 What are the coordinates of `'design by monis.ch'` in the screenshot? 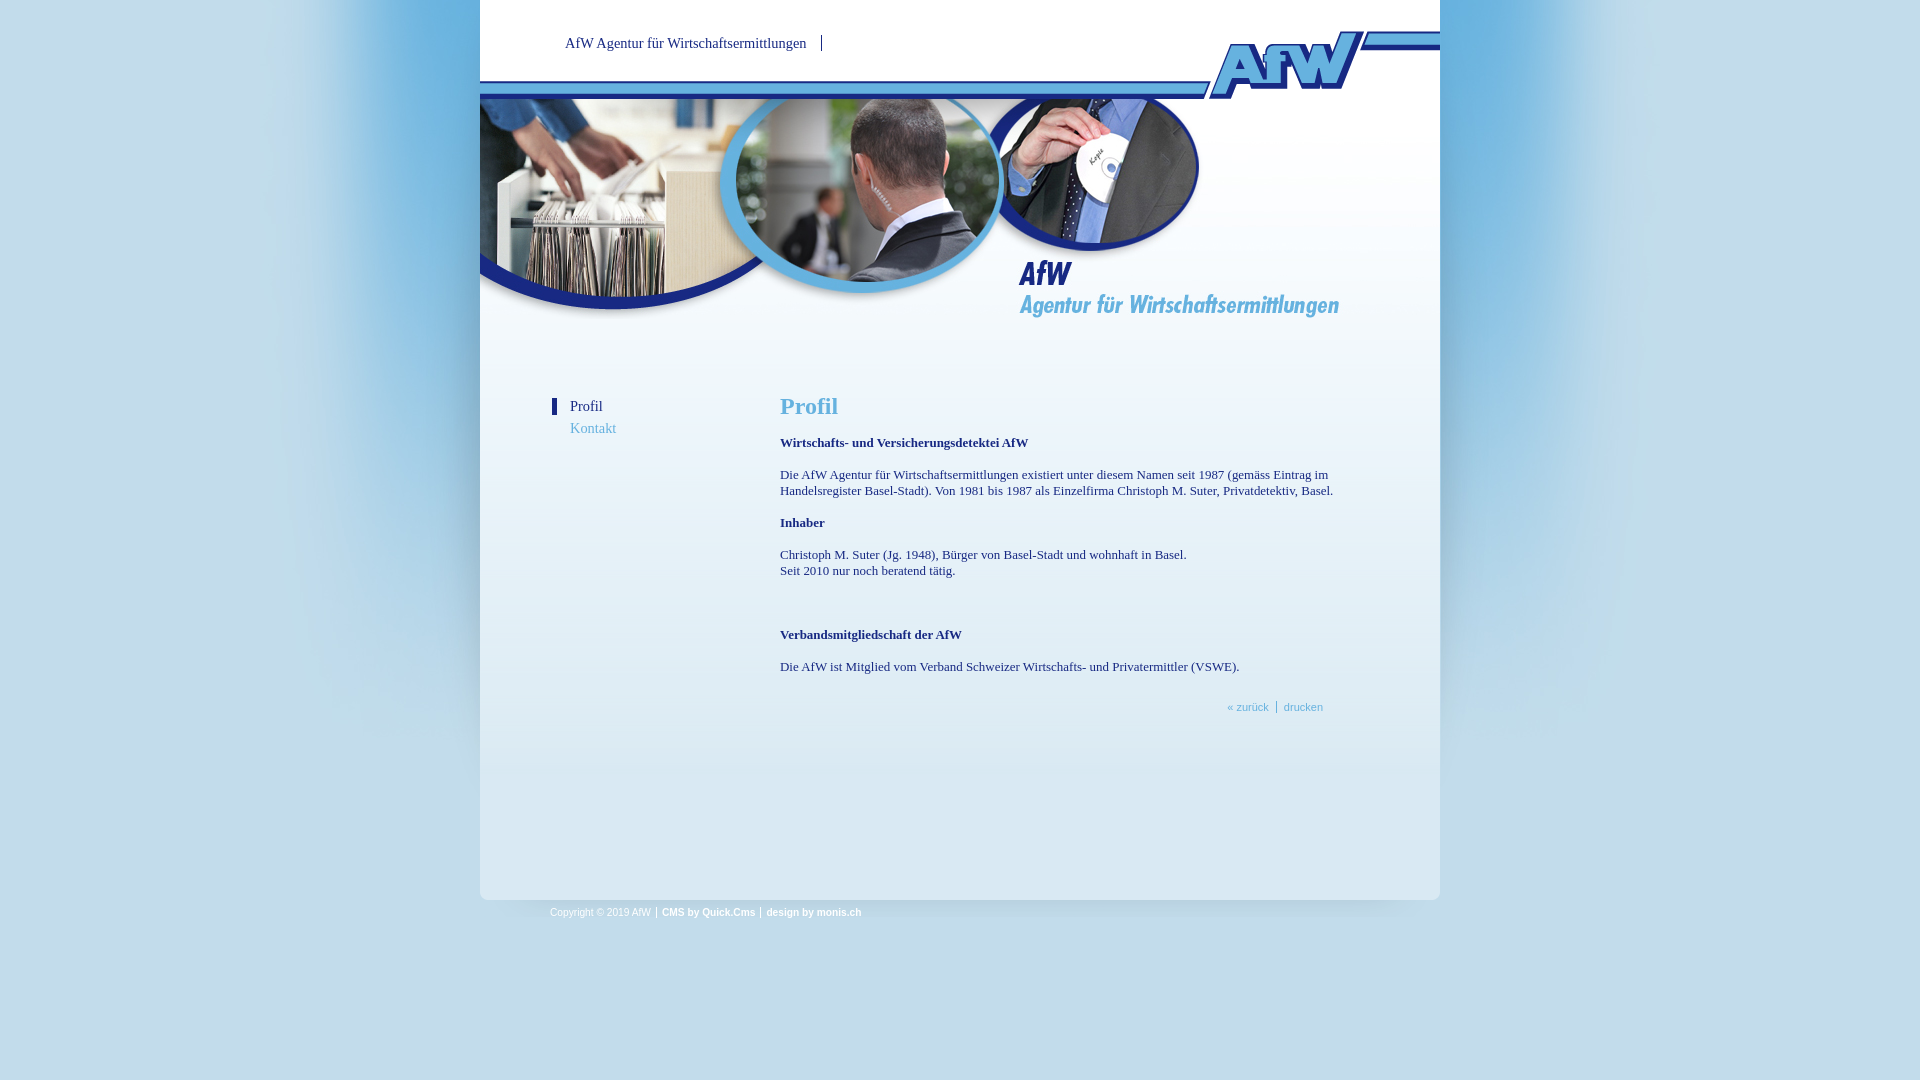 It's located at (813, 912).